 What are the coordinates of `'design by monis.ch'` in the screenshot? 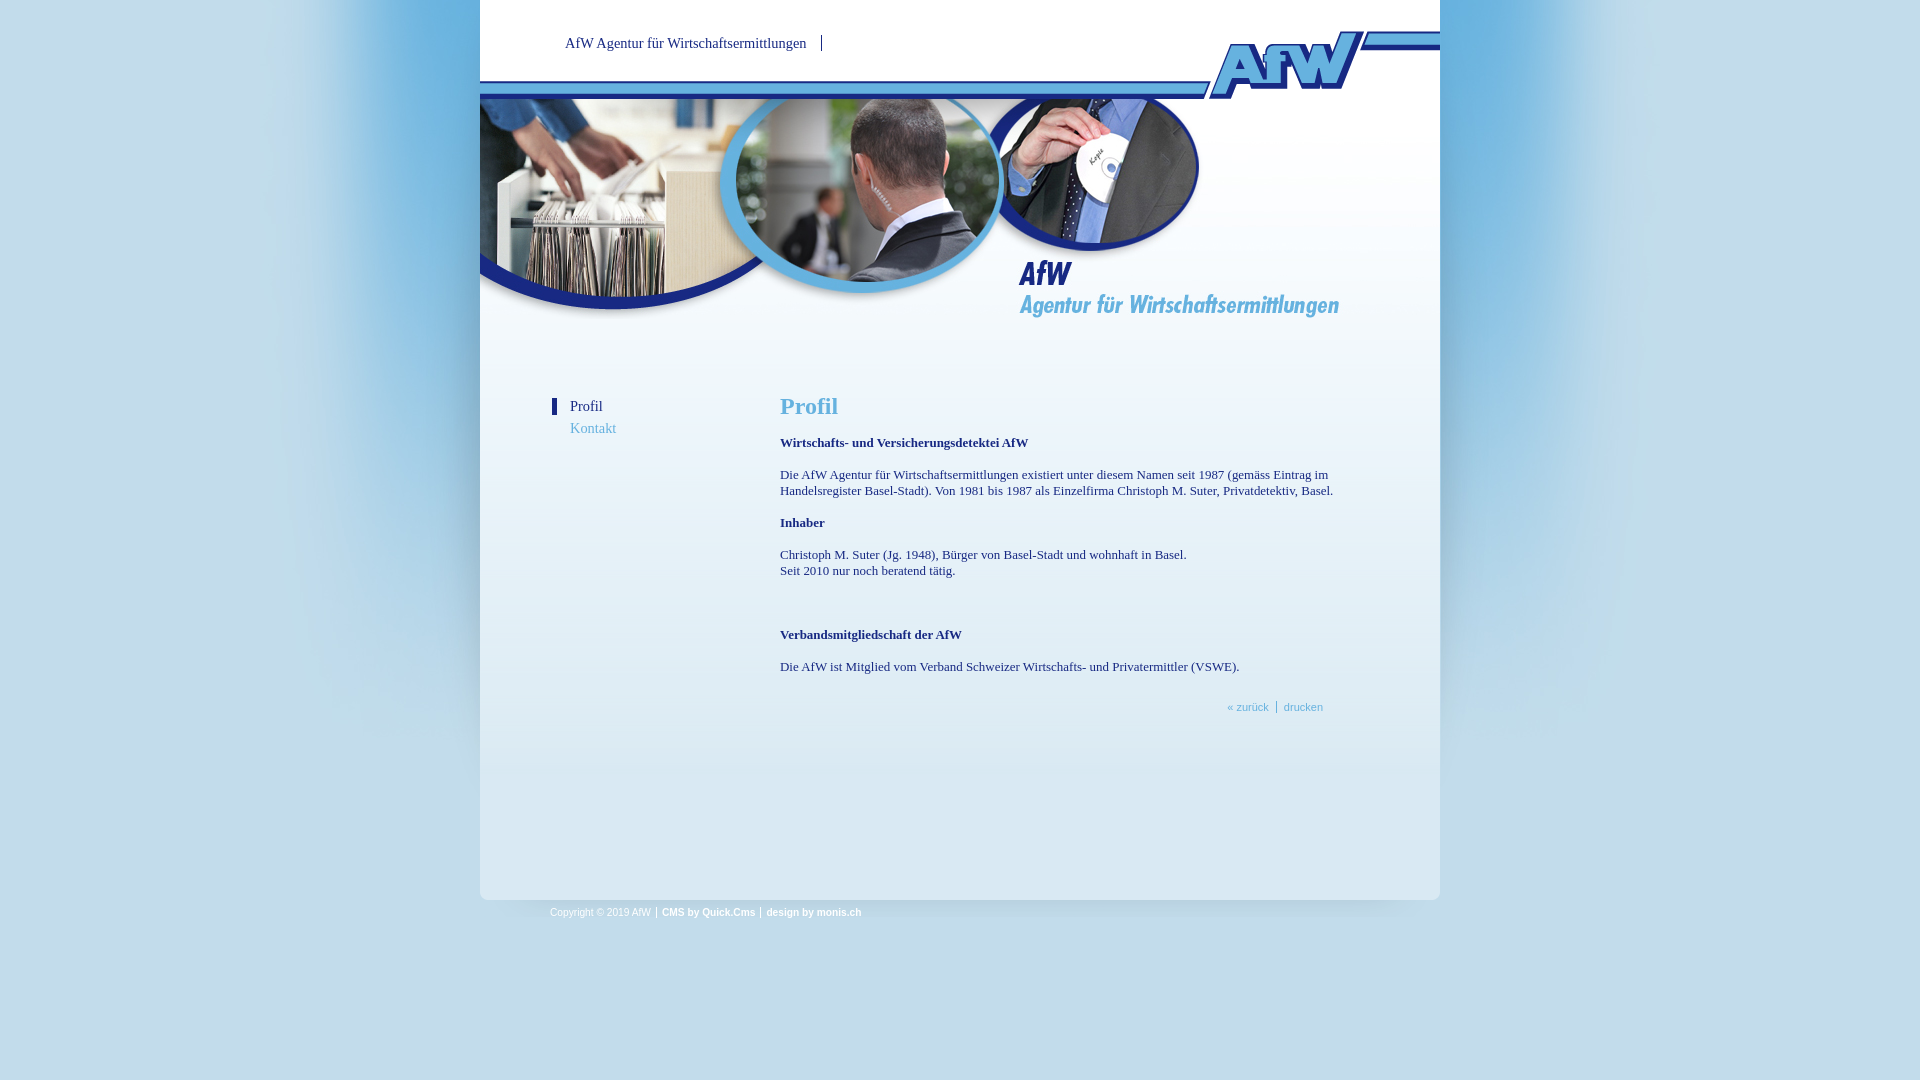 It's located at (813, 912).